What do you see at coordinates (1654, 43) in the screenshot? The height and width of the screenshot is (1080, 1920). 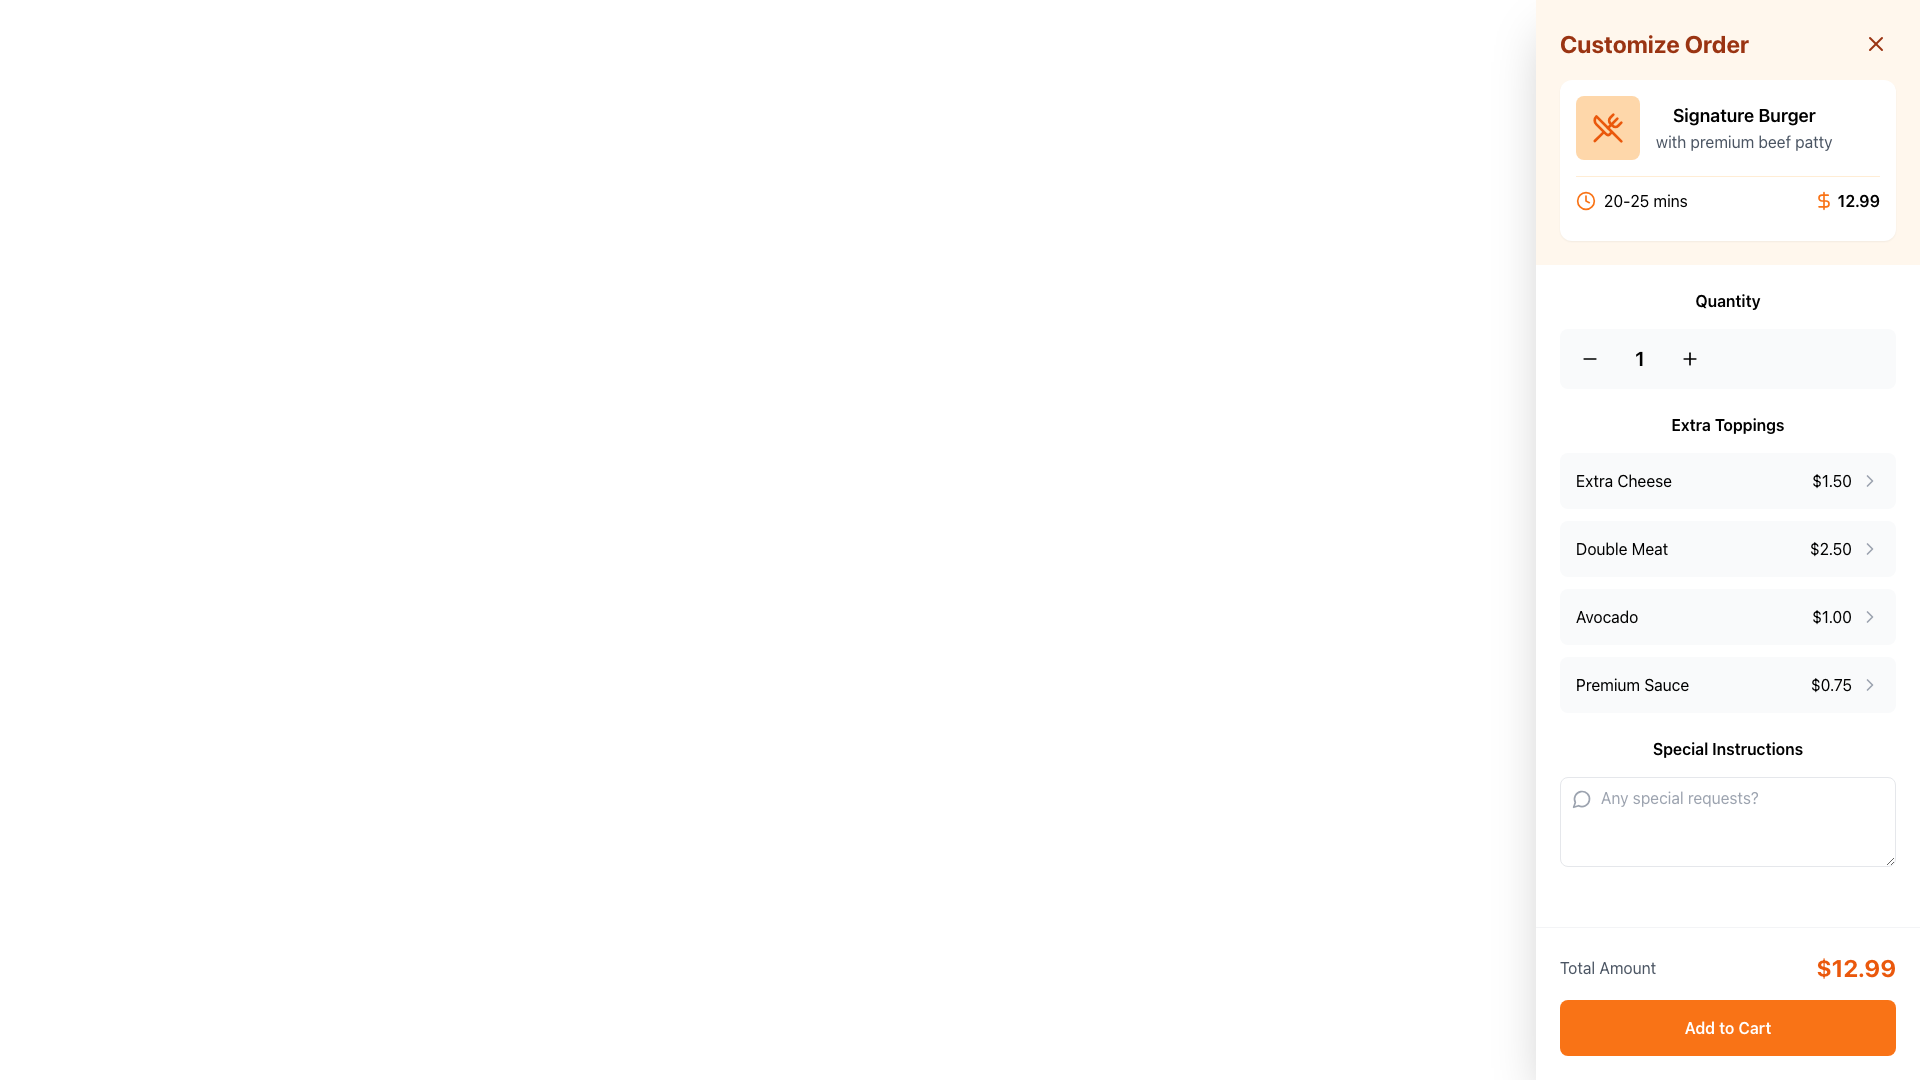 I see `the text element reading 'Customize Order' which is styled in bold, large orange font and located at the top of the sidebar interface` at bounding box center [1654, 43].